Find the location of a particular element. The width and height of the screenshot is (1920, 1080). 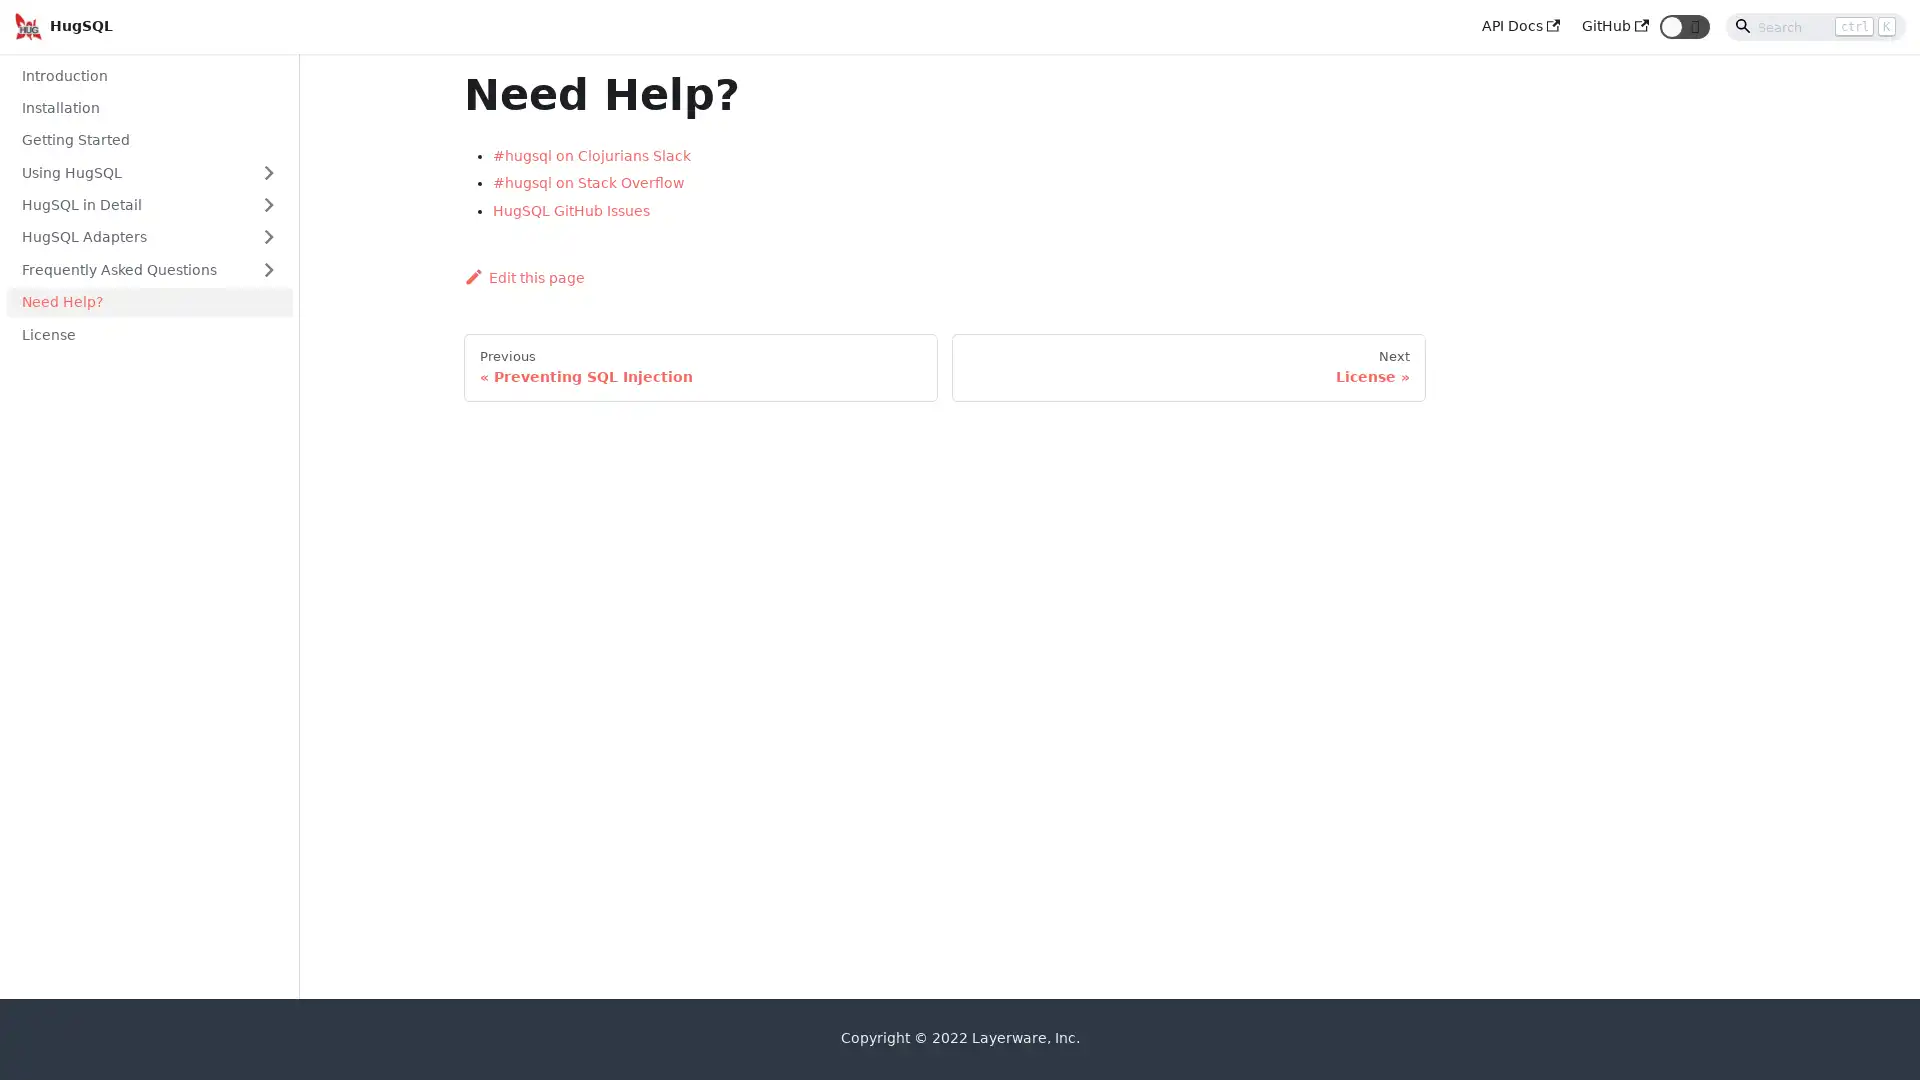

Toggle the collapsible sidebar category 'HugSQL Adapters' is located at coordinates (267, 235).